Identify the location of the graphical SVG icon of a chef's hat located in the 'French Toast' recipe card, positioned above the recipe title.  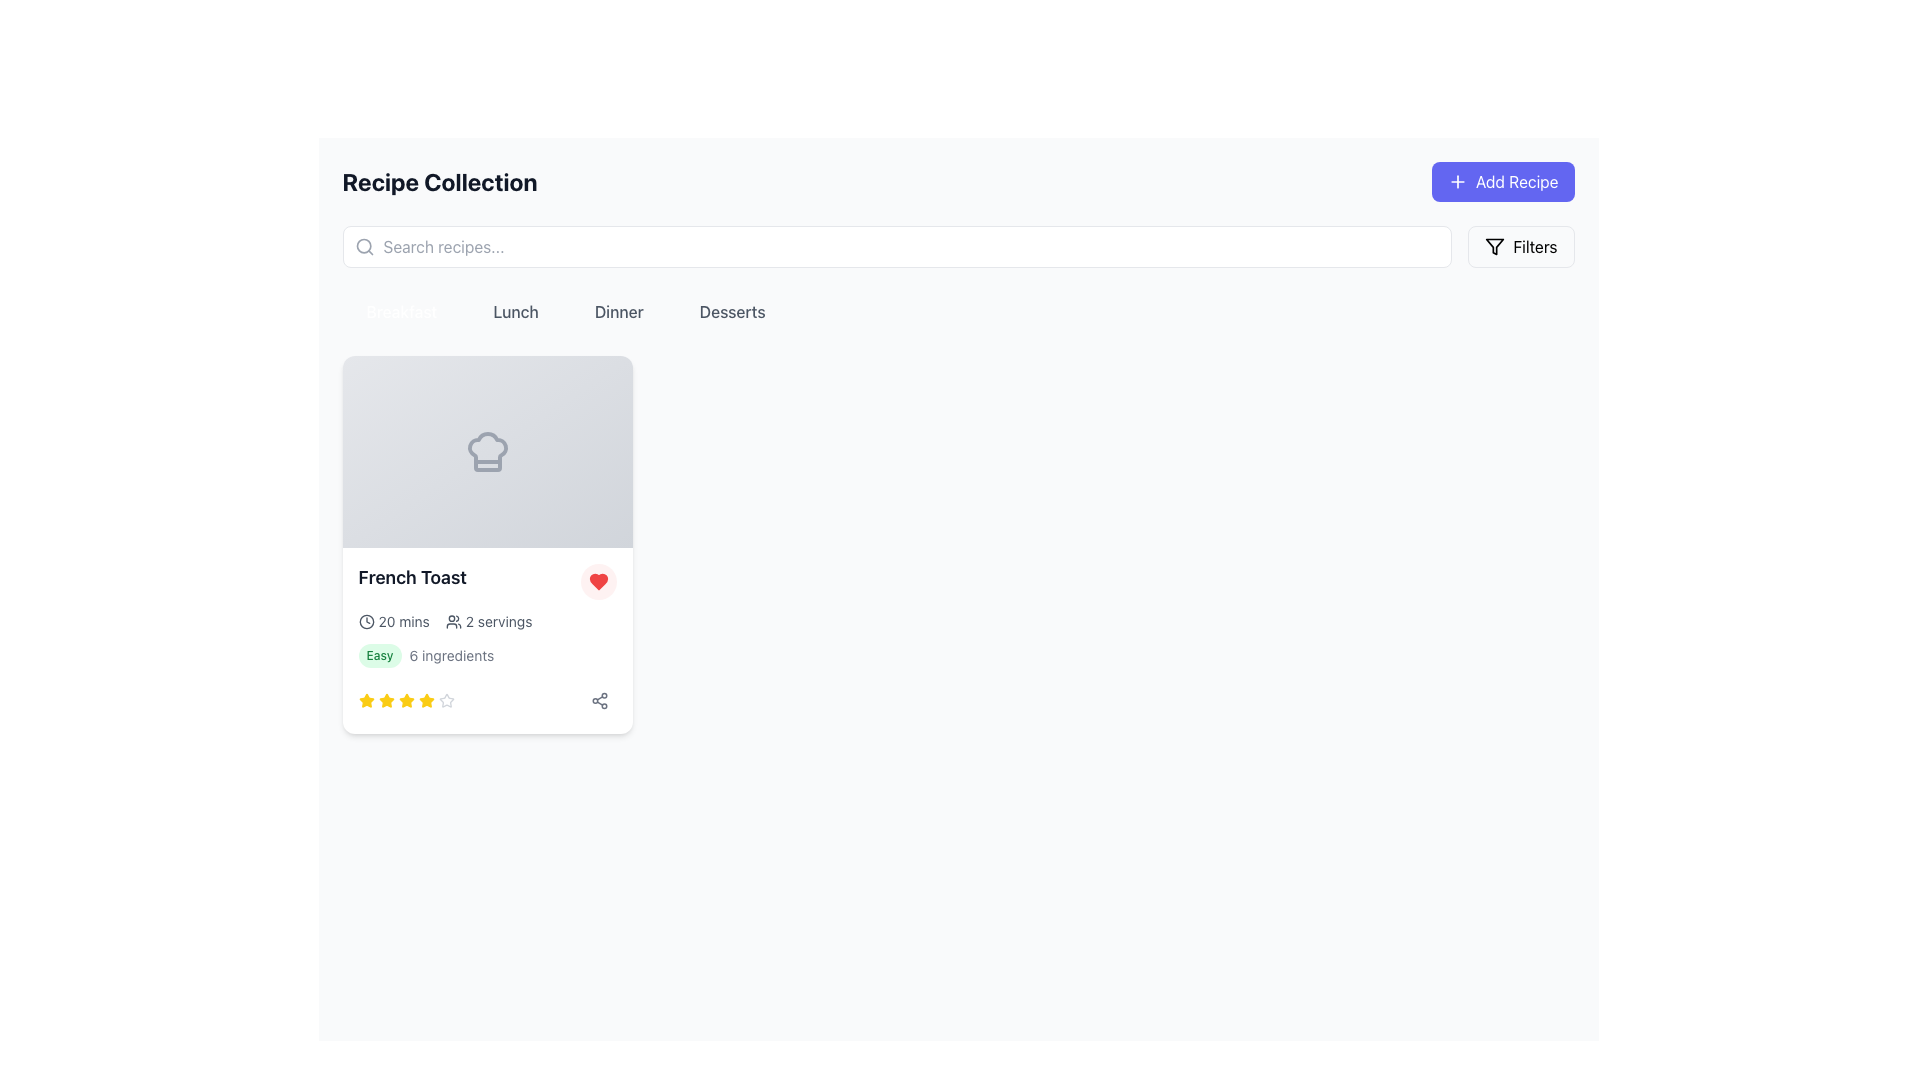
(487, 451).